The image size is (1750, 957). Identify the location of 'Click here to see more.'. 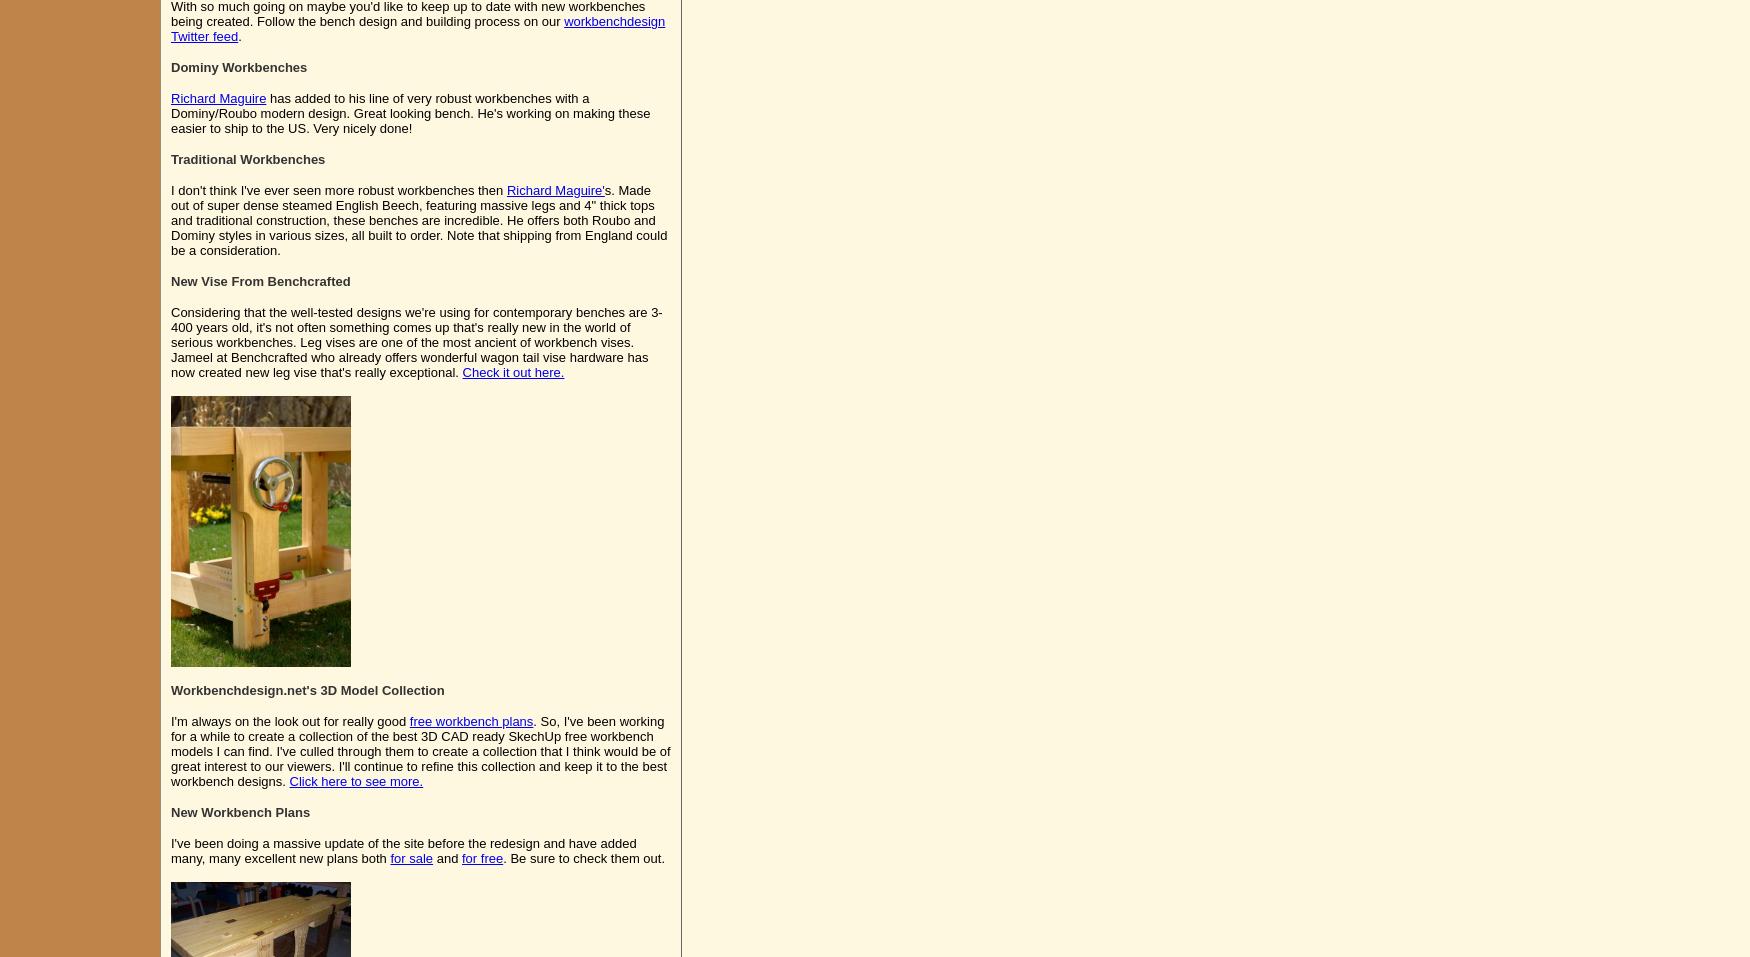
(355, 780).